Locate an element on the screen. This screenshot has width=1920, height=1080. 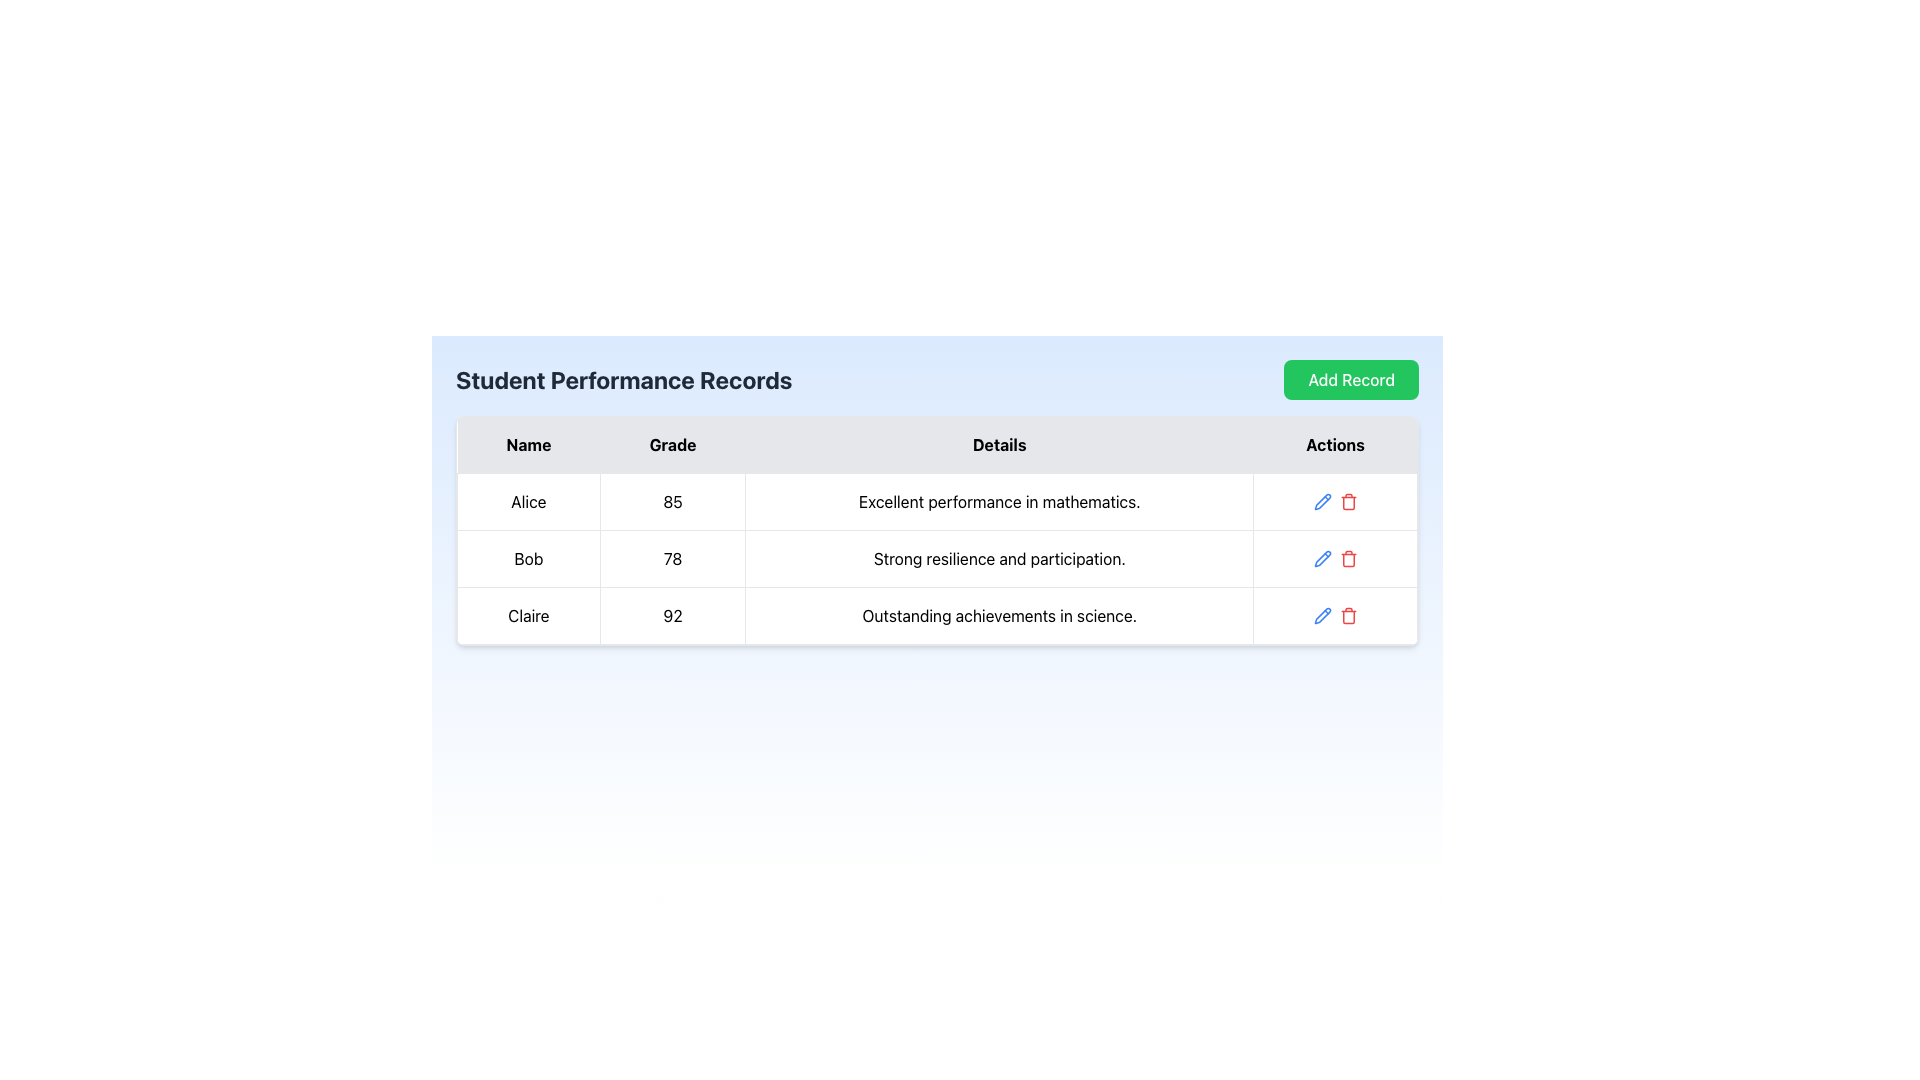
the blue pencil SVG icon in the actions column of the second row of the data table to initiate editing is located at coordinates (1322, 559).